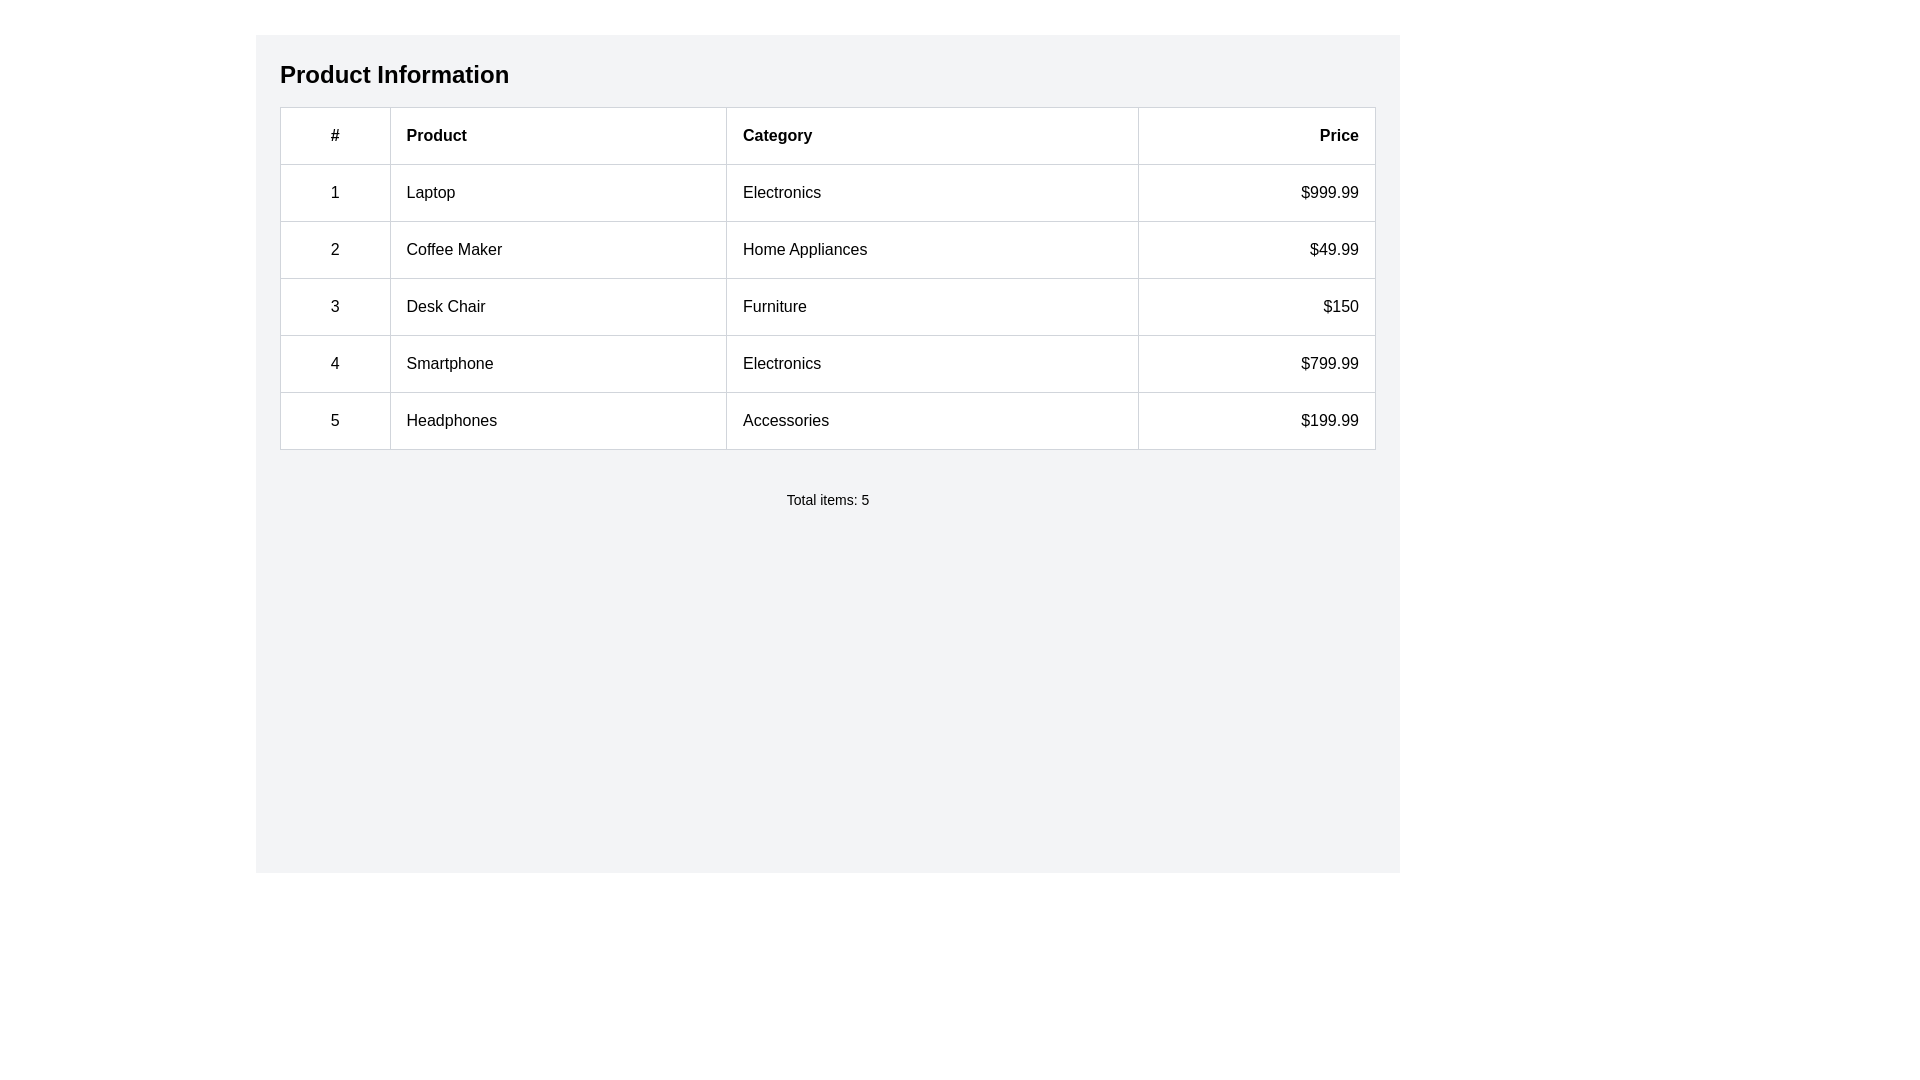 The image size is (1920, 1080). Describe the element at coordinates (828, 499) in the screenshot. I see `the static text block displaying 'Total items: 5', which is centered below the product data table` at that location.